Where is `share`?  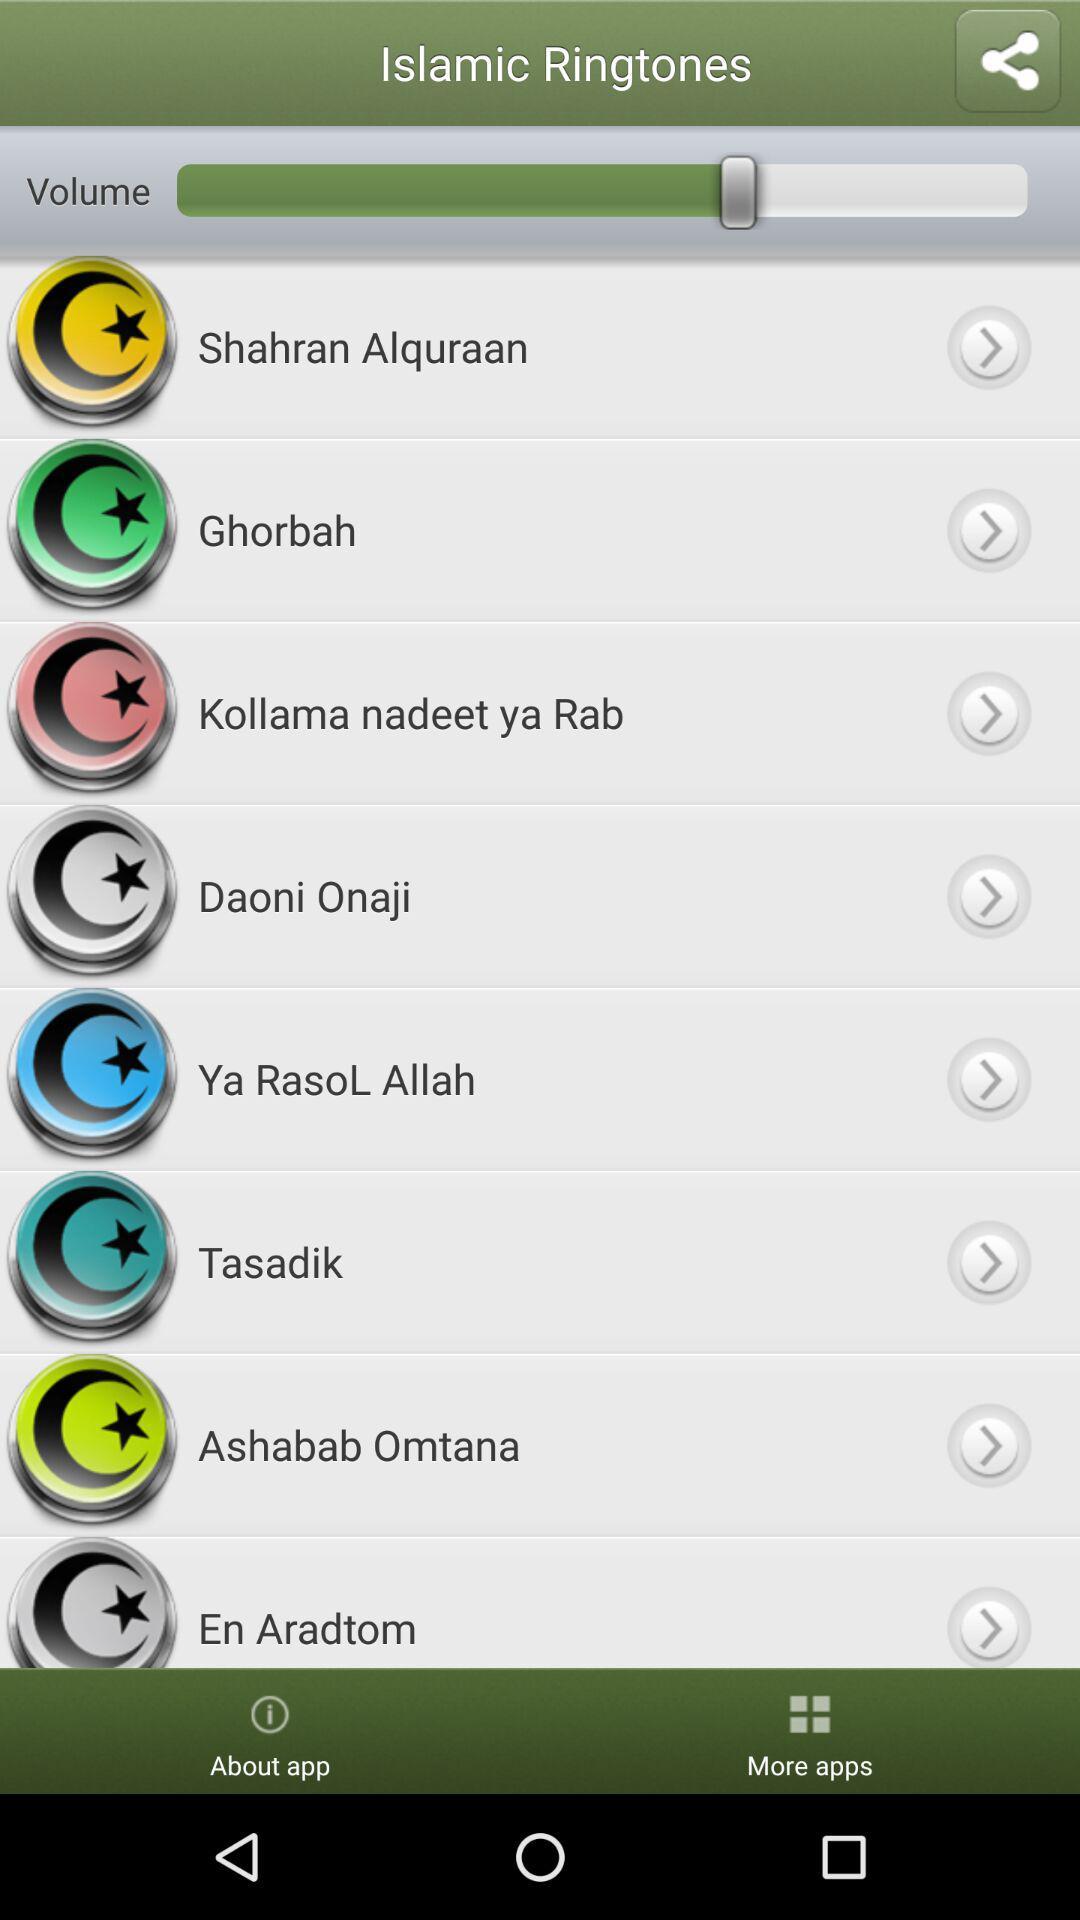 share is located at coordinates (1007, 62).